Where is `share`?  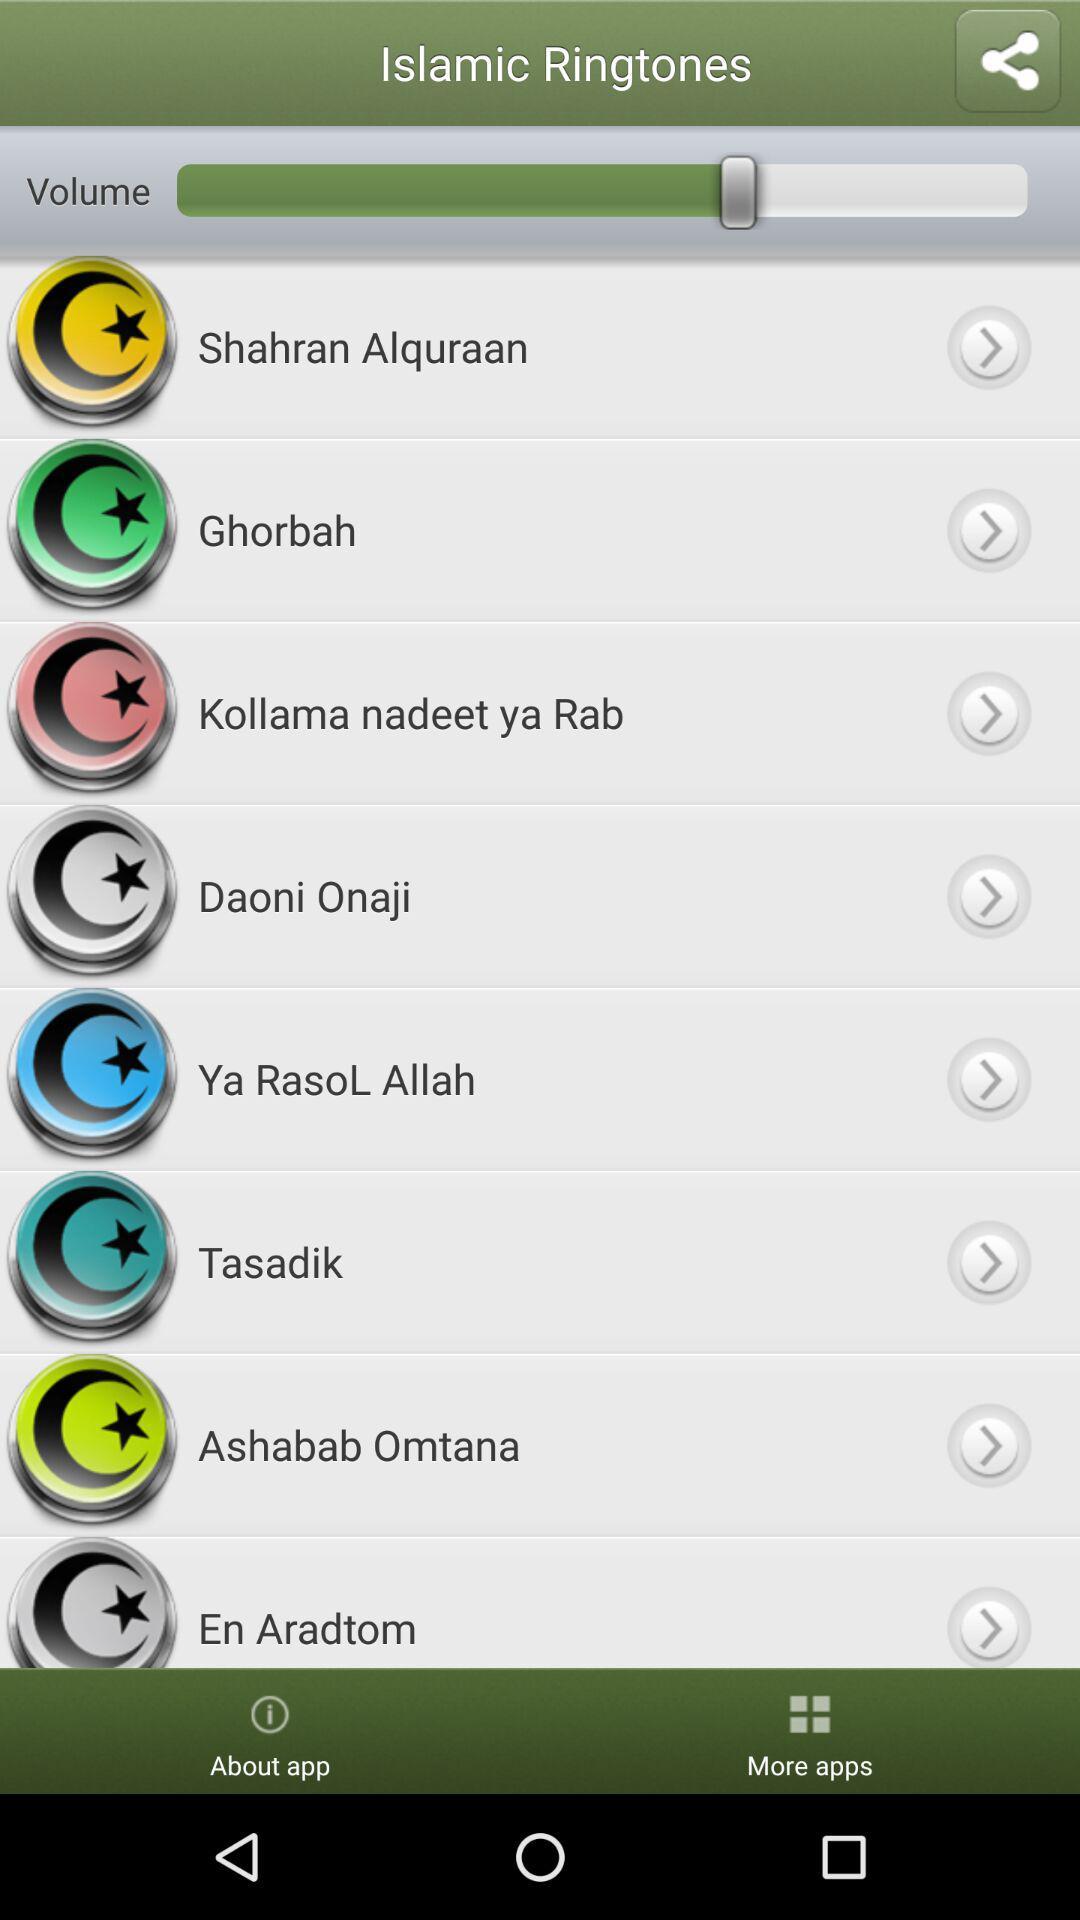 share is located at coordinates (1007, 62).